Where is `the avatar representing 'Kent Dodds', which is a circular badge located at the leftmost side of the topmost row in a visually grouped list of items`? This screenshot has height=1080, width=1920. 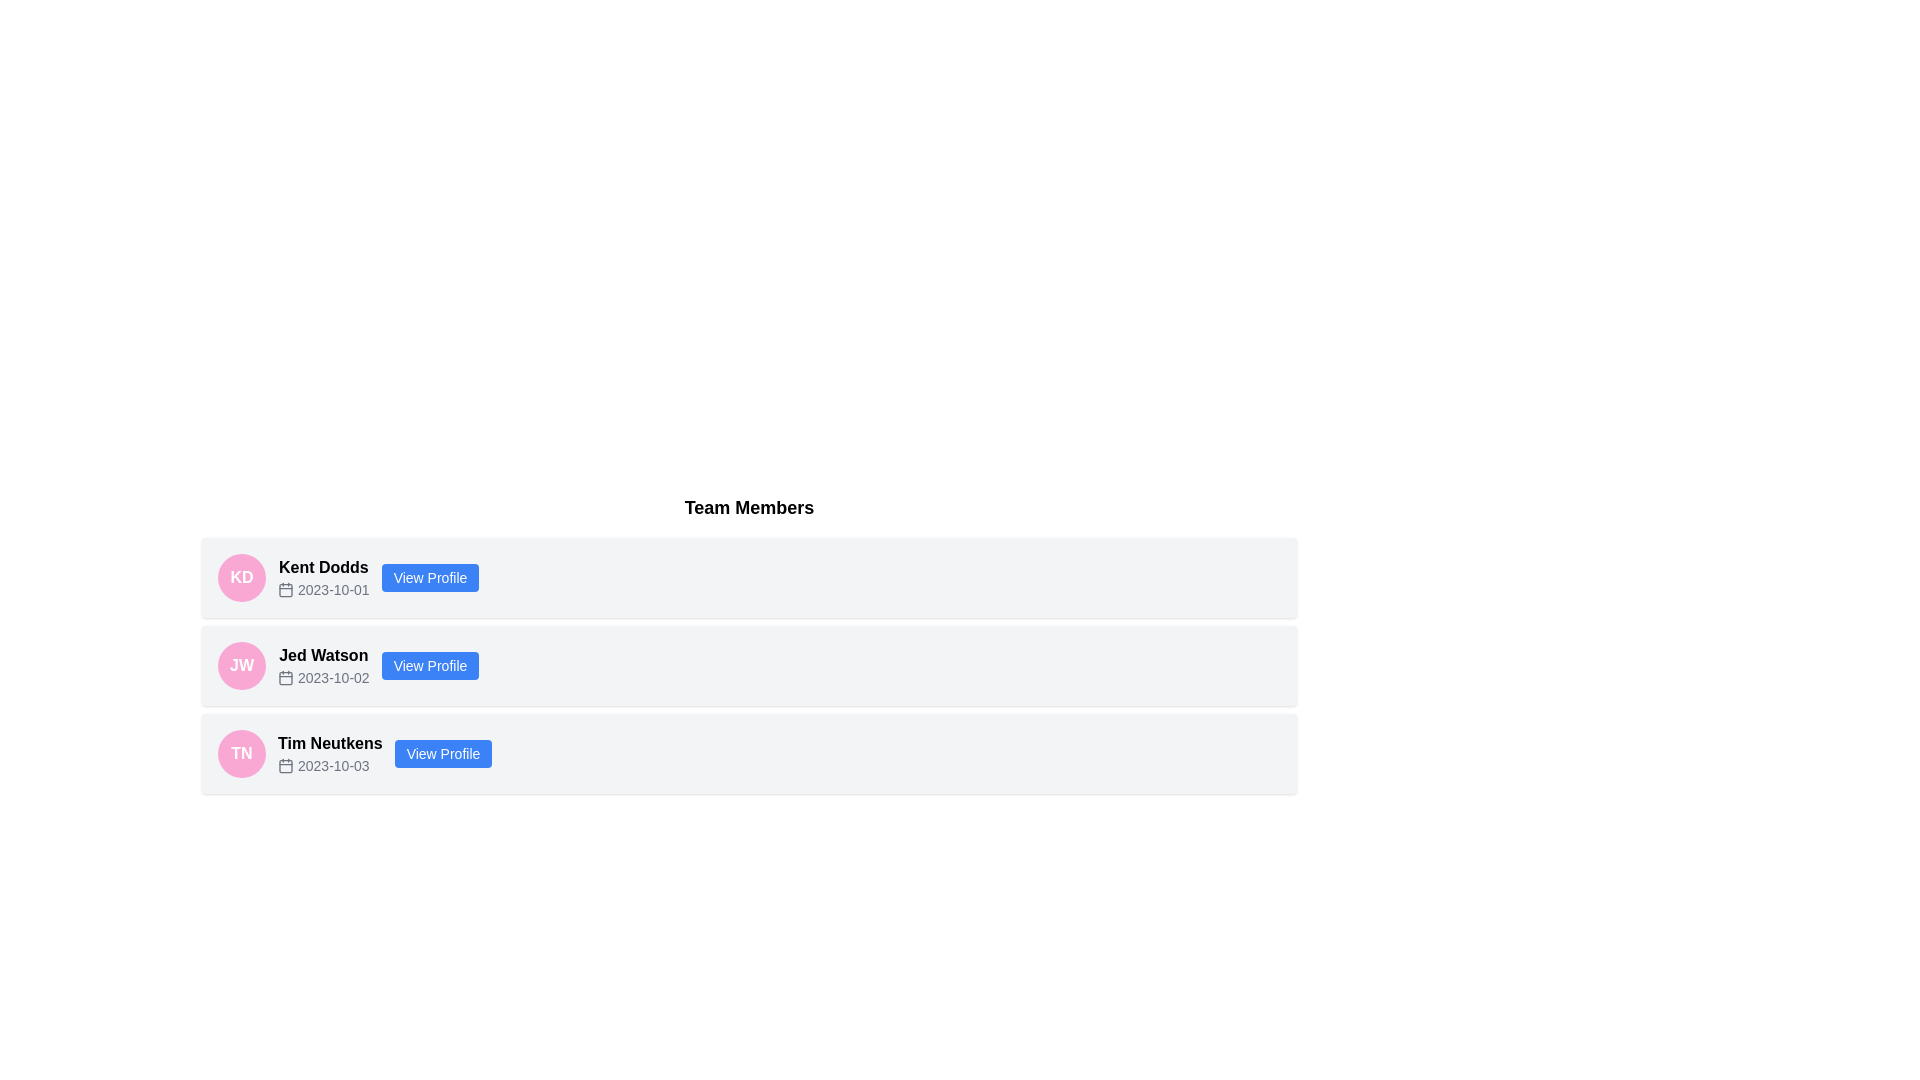 the avatar representing 'Kent Dodds', which is a circular badge located at the leftmost side of the topmost row in a visually grouped list of items is located at coordinates (240, 578).